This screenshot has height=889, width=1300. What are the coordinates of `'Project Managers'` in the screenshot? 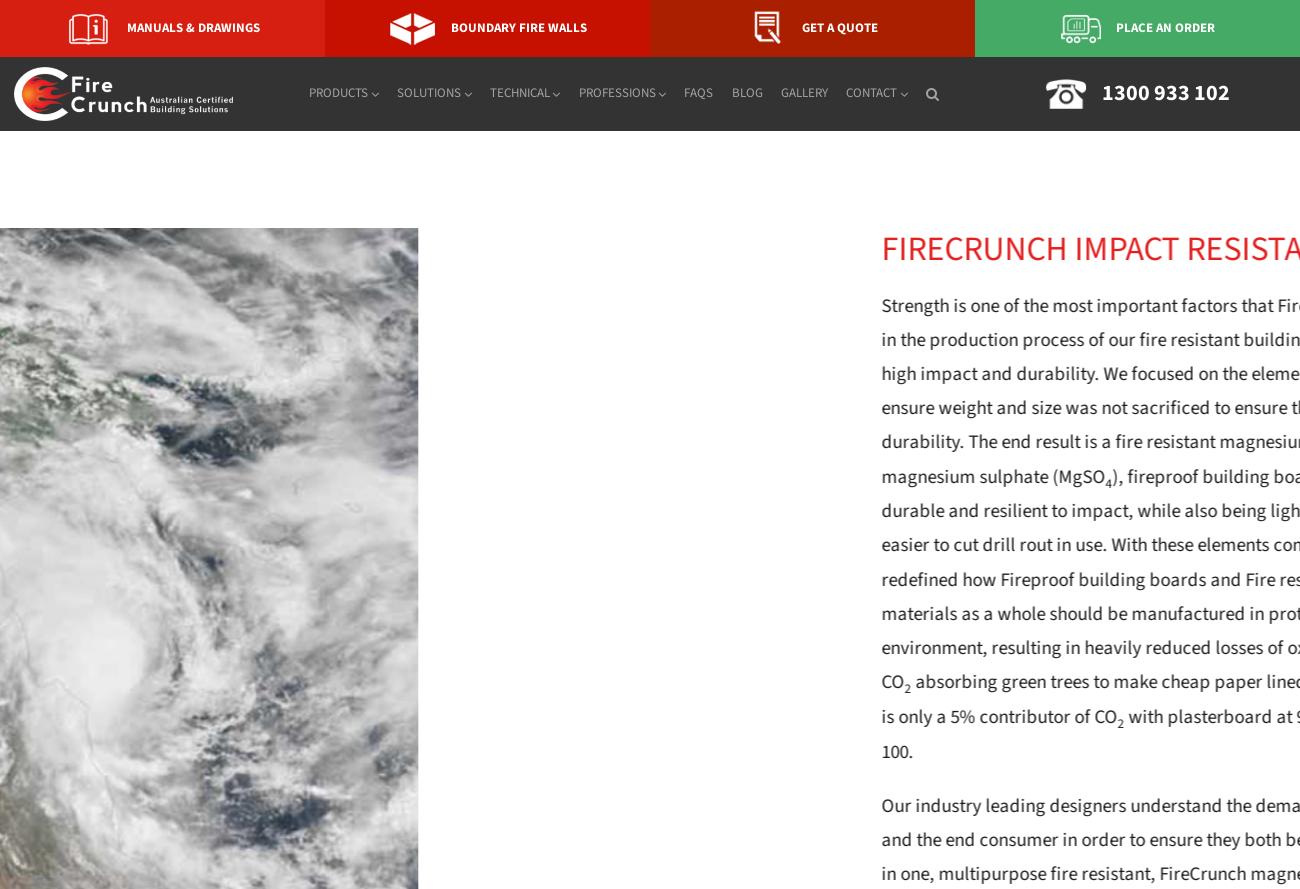 It's located at (655, 252).